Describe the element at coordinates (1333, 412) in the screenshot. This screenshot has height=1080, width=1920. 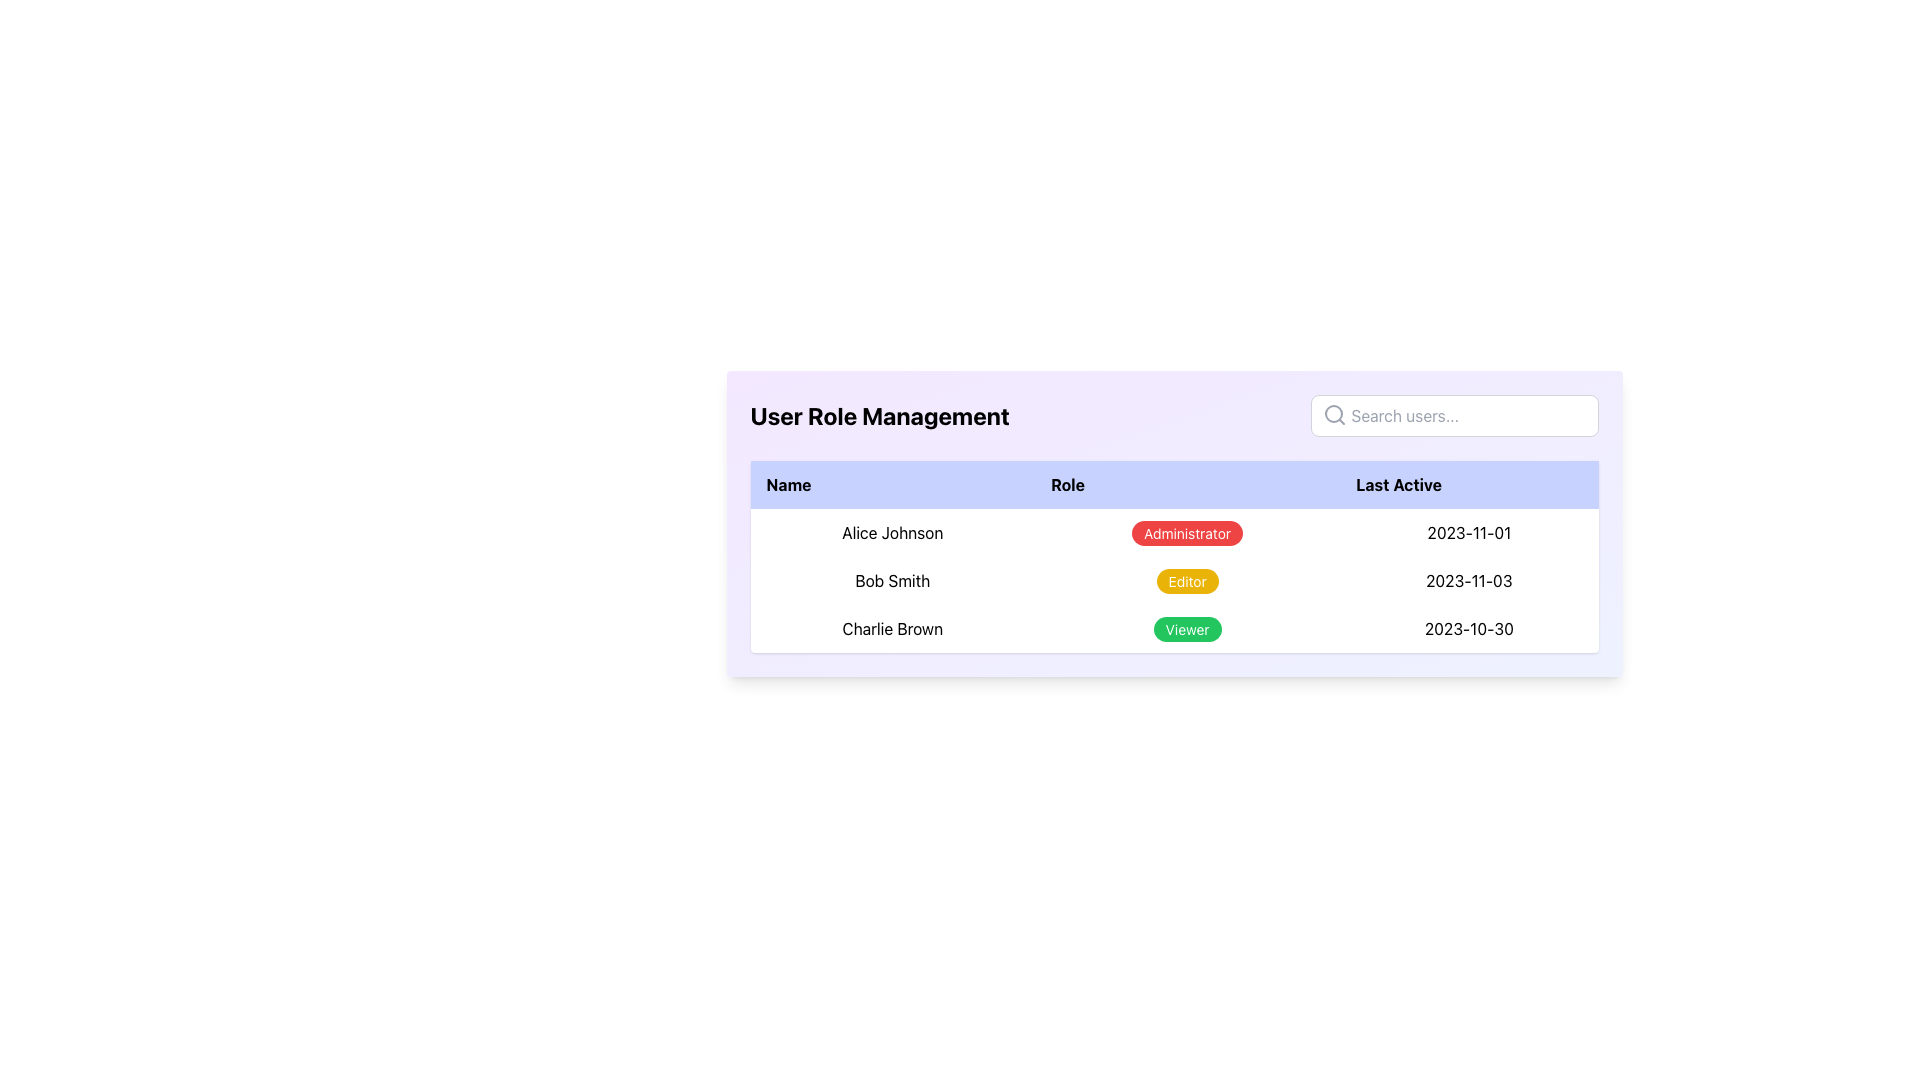
I see `the small circular shape within the magnifying glass icon located on the right side of the header bar of the application interface` at that location.